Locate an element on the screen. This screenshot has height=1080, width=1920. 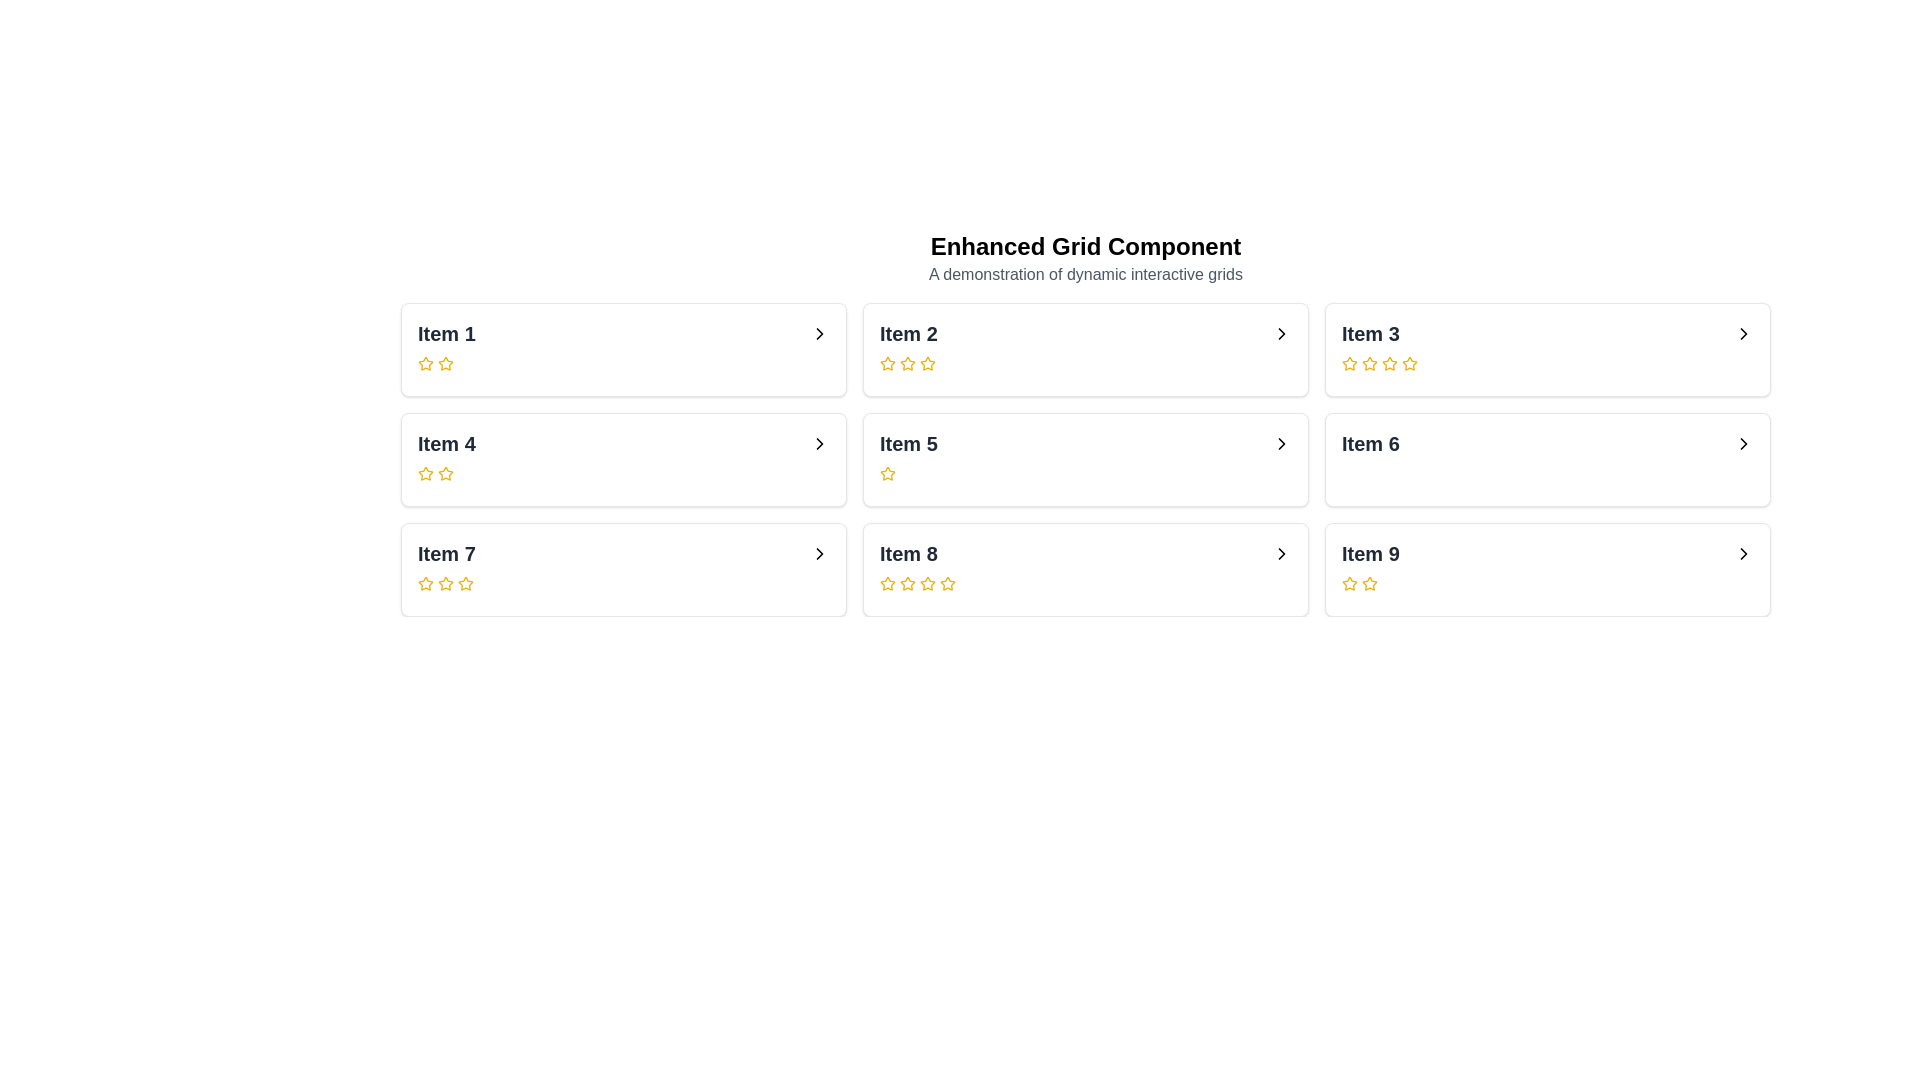
the Card widget with navigation that represents 'Item 8' to interact with it, located in the middle column of the third row in the grid layout is located at coordinates (1084, 570).